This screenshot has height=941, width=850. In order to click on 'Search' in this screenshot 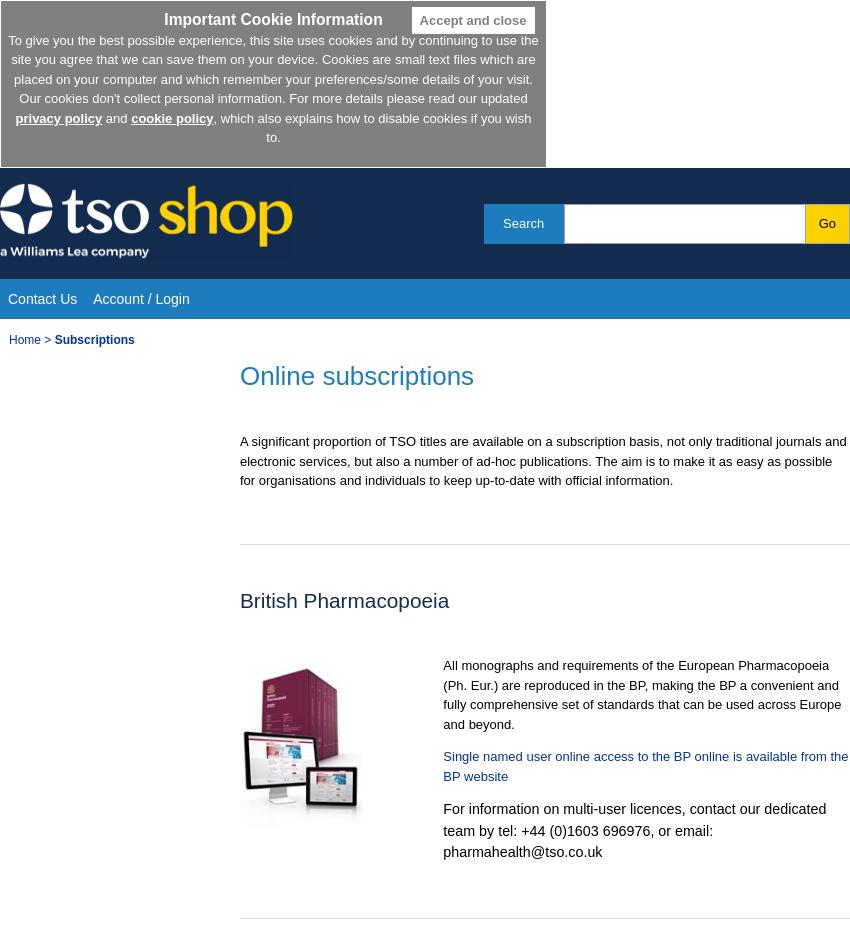, I will do `click(522, 222)`.